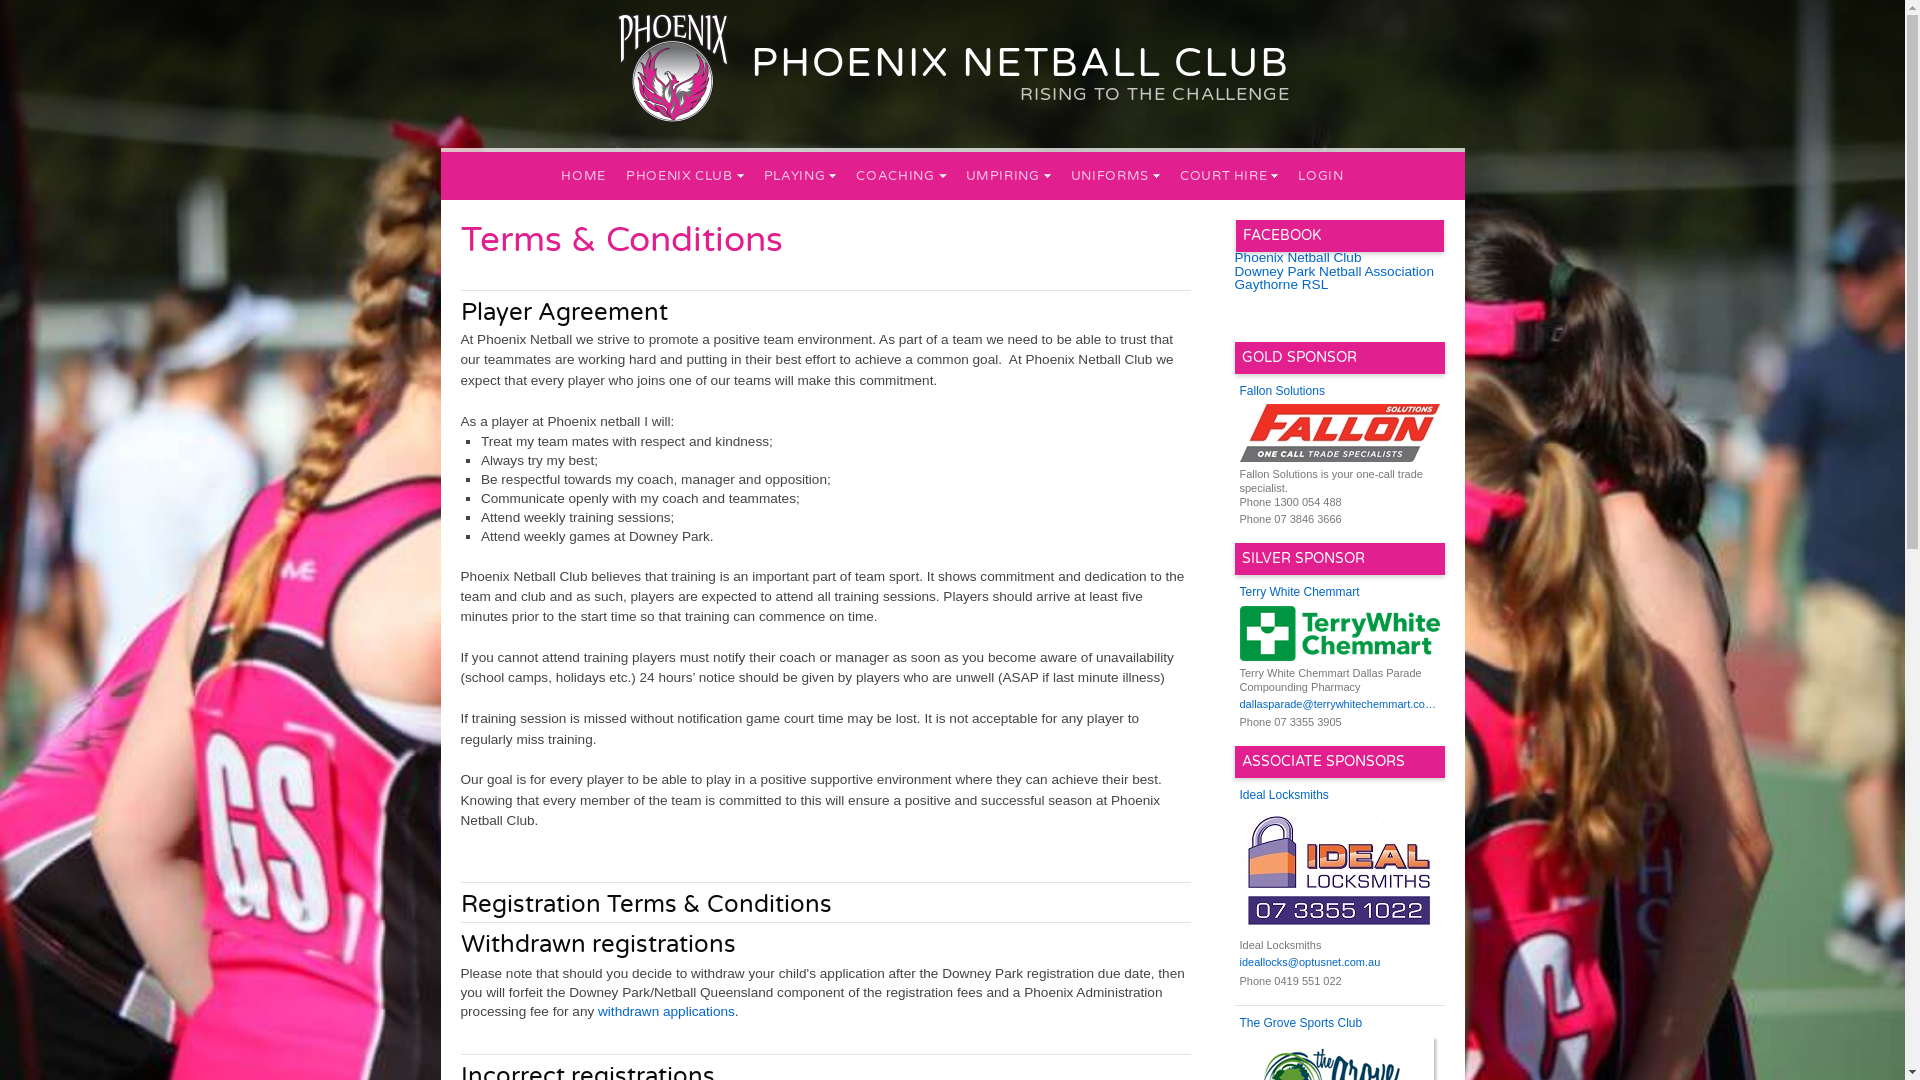  Describe the element at coordinates (664, 1011) in the screenshot. I see `' withdrawn applications'` at that location.